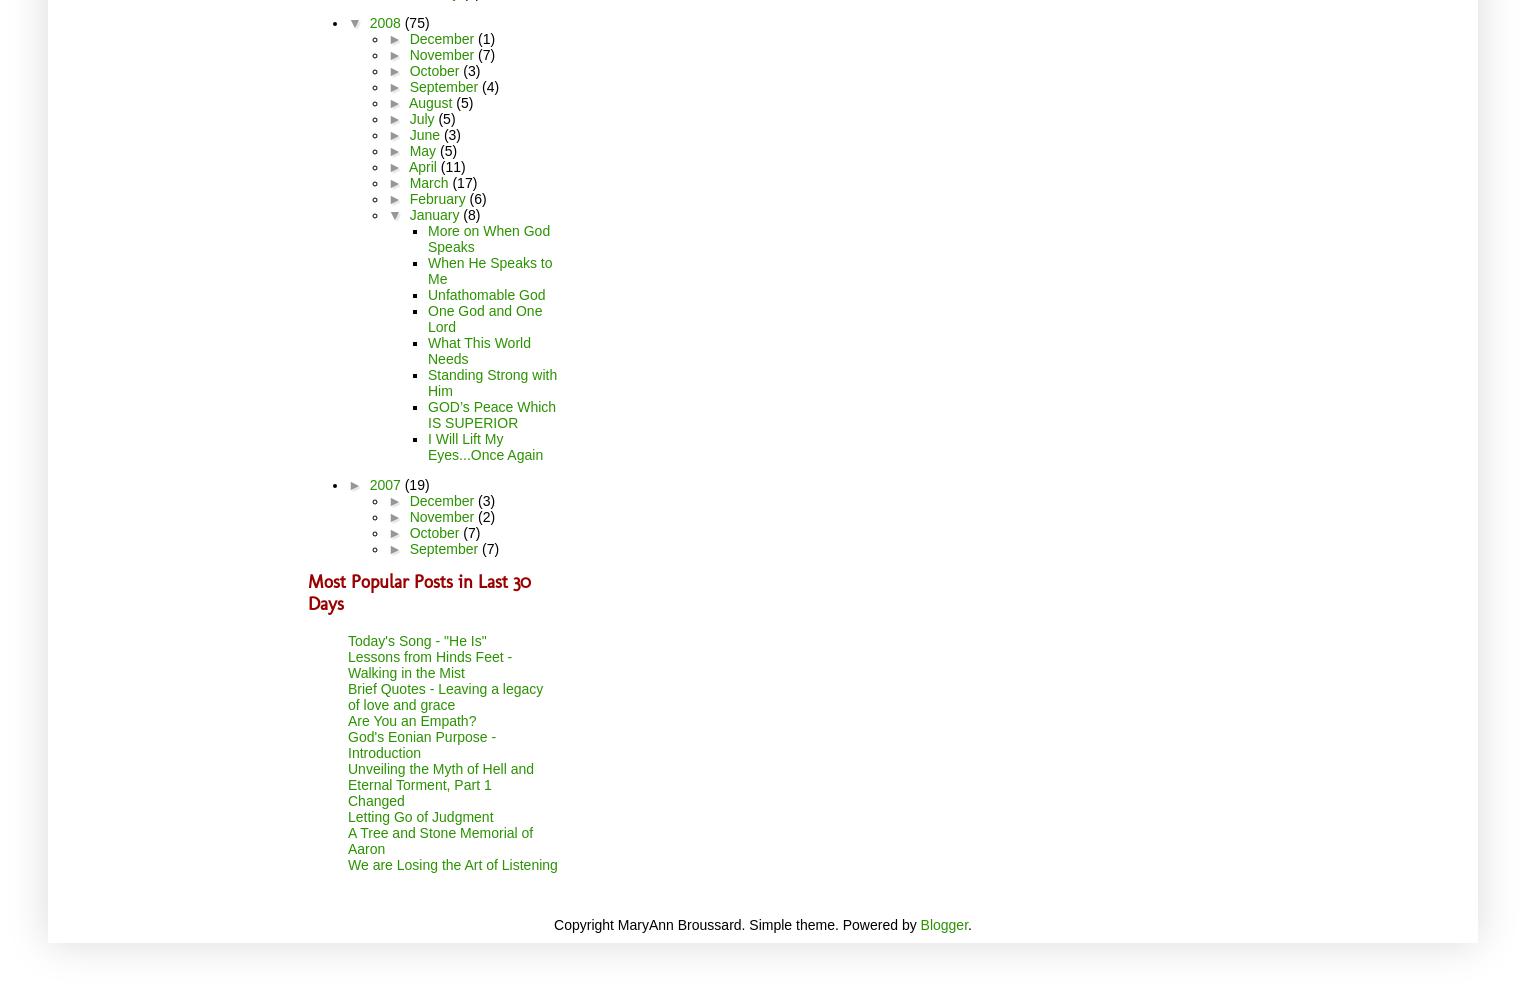 The image size is (1528, 991). Describe the element at coordinates (404, 483) in the screenshot. I see `'(19)'` at that location.